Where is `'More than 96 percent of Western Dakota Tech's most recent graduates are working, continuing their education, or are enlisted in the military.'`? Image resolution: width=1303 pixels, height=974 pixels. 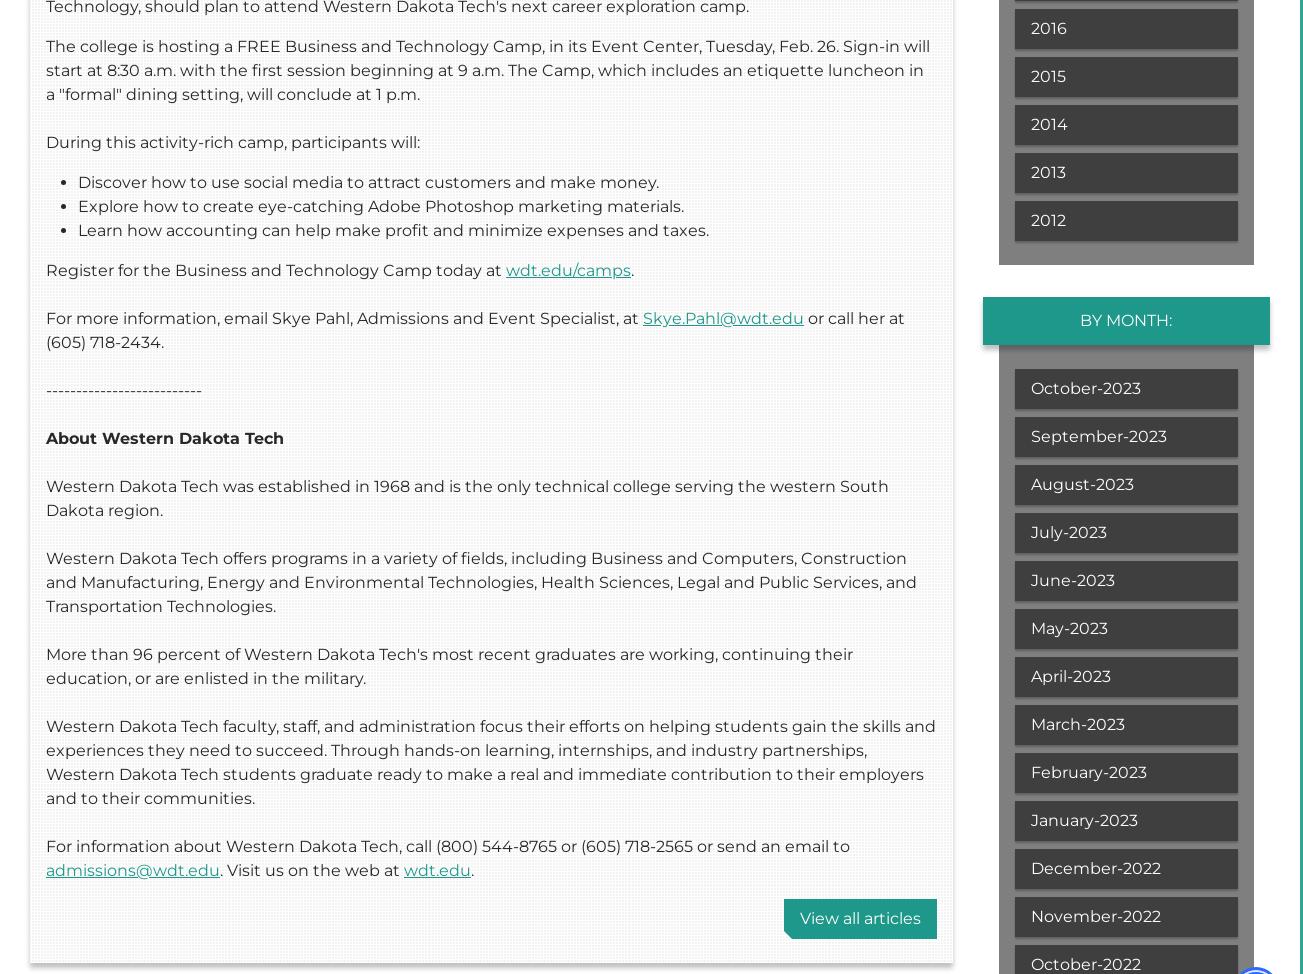 'More than 96 percent of Western Dakota Tech's most recent graduates are working, continuing their education, or are enlisted in the military.' is located at coordinates (449, 666).